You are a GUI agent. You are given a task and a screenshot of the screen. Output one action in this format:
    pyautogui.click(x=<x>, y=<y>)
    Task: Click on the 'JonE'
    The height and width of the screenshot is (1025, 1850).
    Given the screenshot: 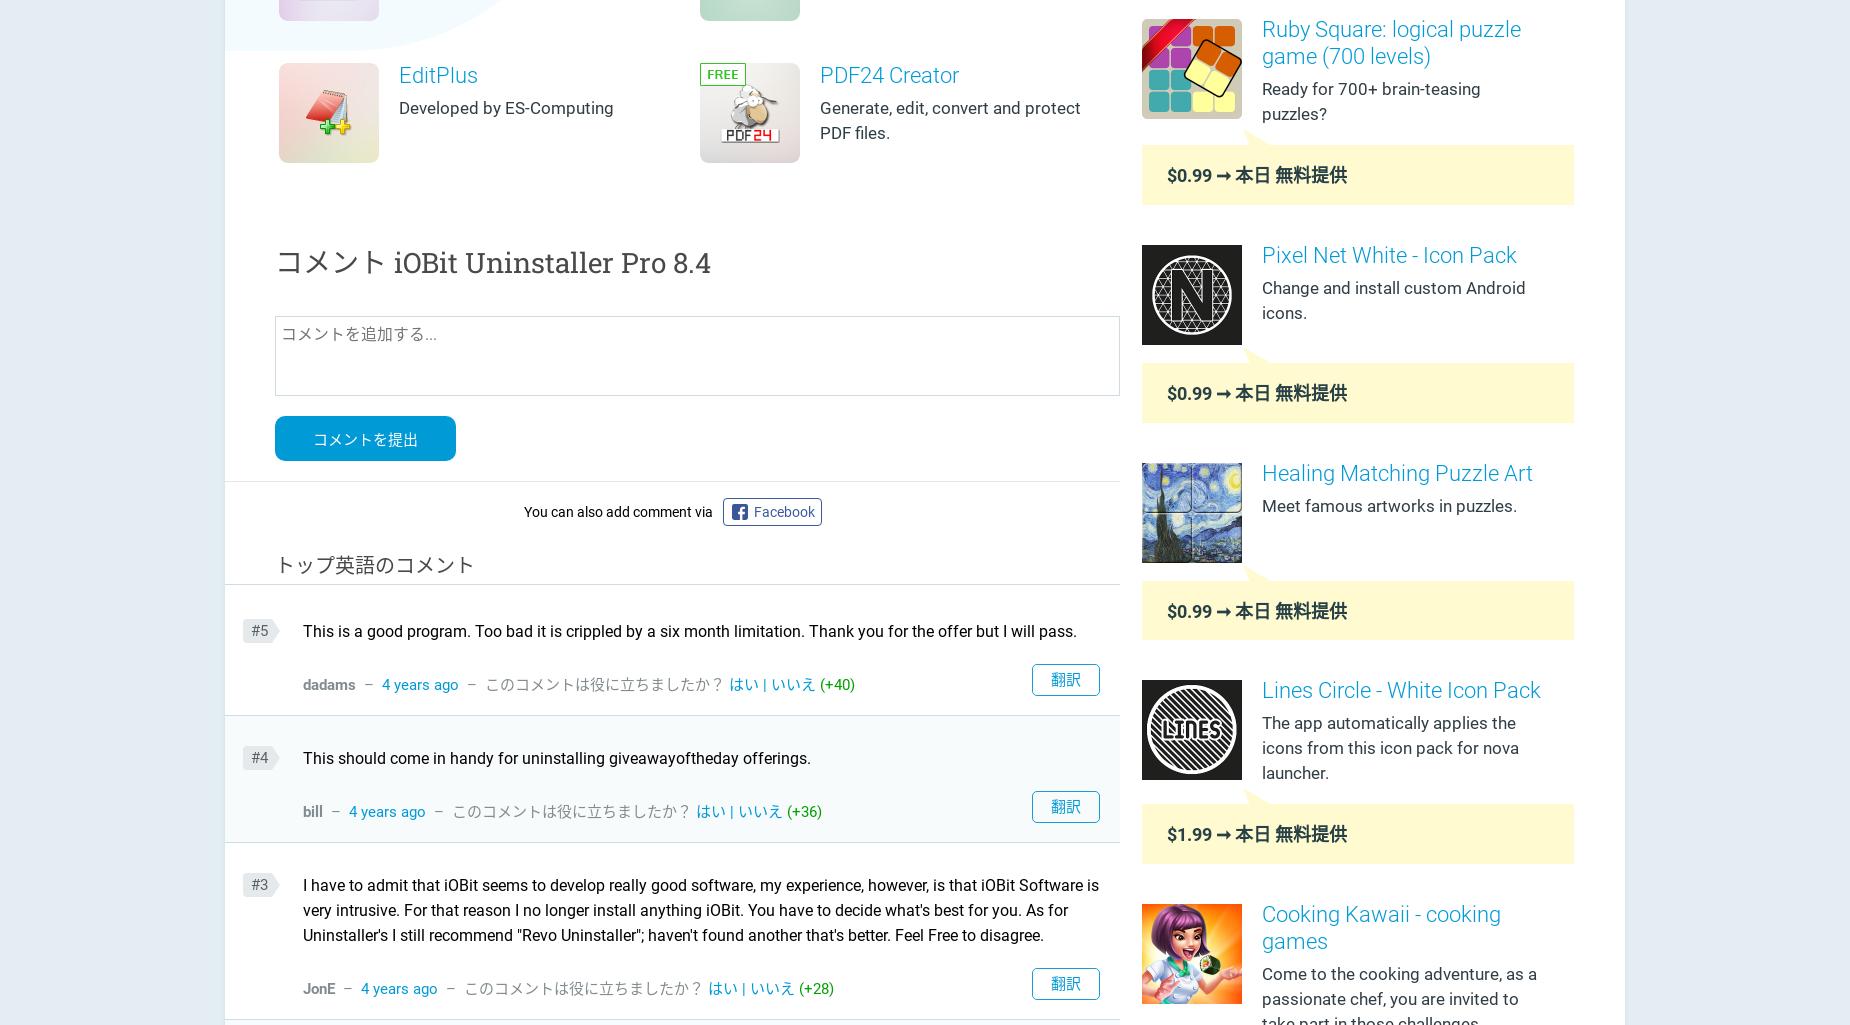 What is the action you would take?
    pyautogui.click(x=317, y=986)
    